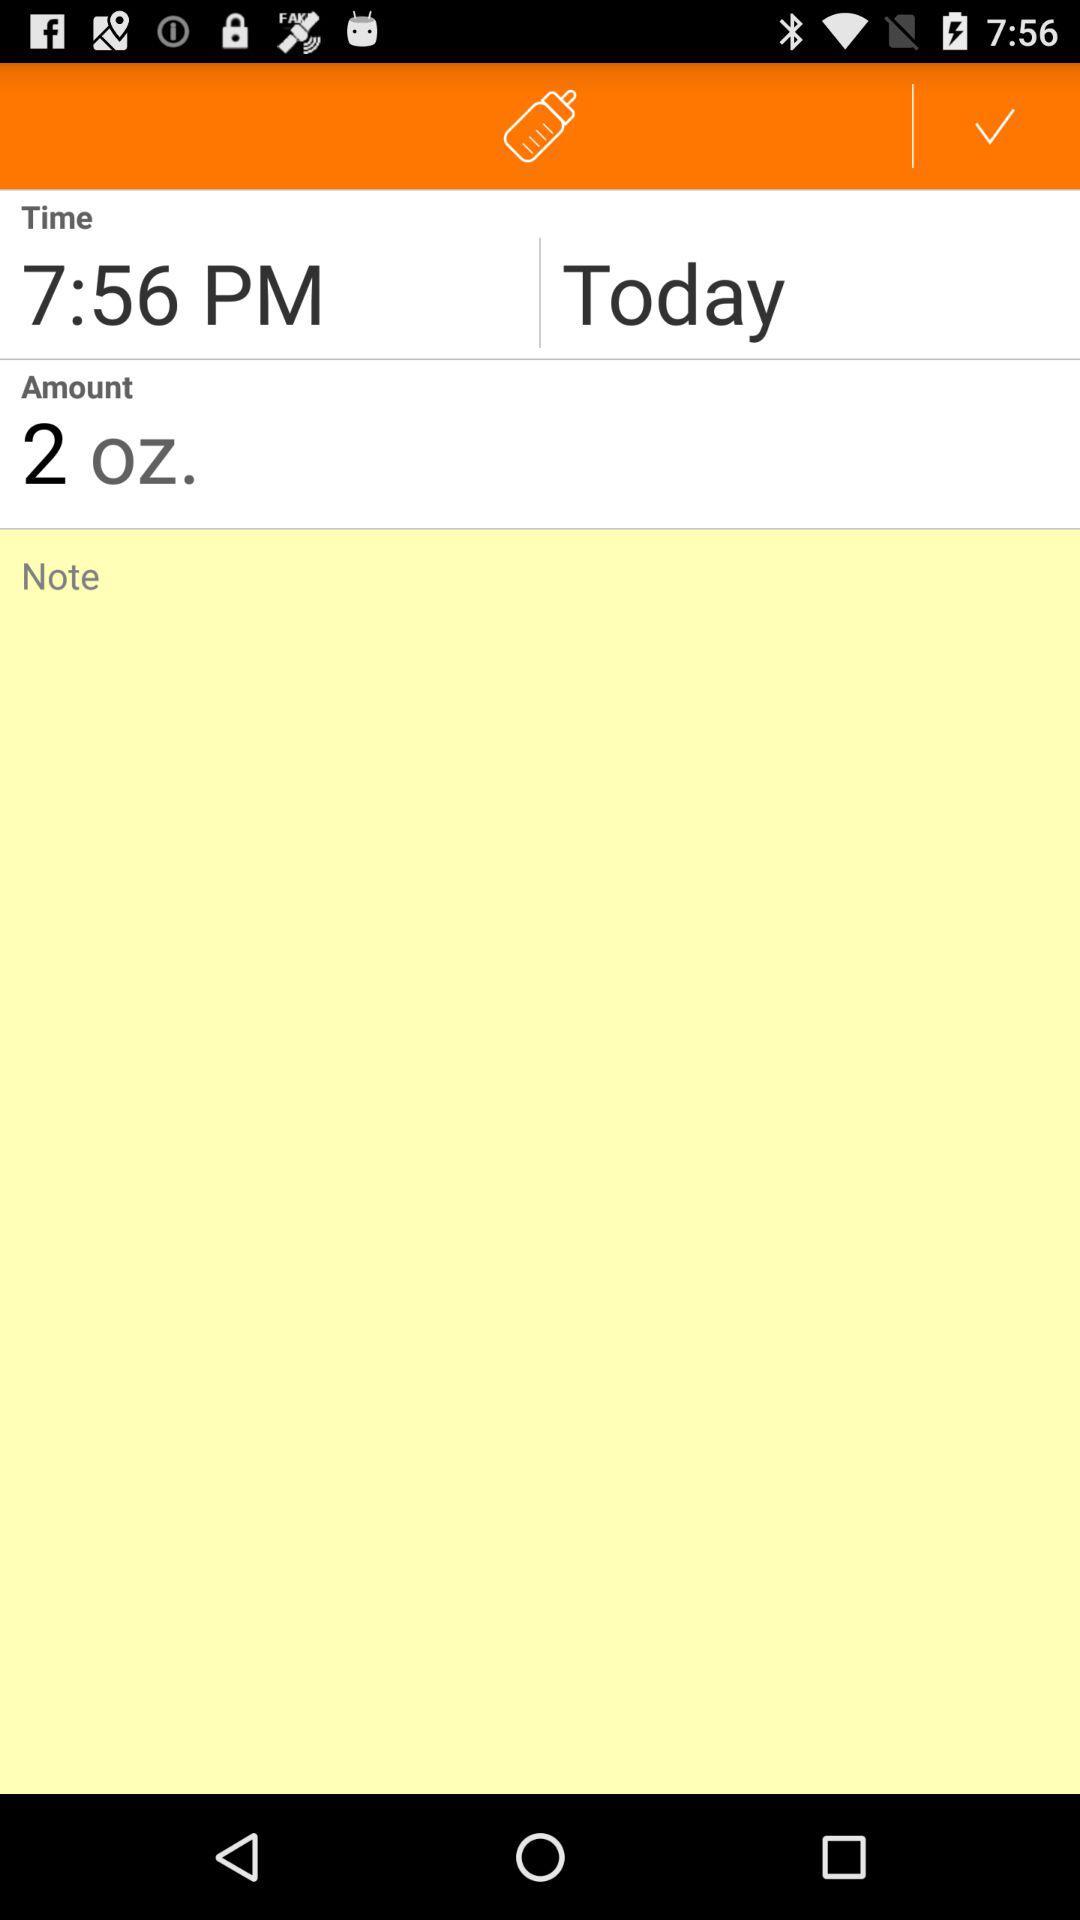 The width and height of the screenshot is (1080, 1920). I want to click on the check icon, so click(995, 133).